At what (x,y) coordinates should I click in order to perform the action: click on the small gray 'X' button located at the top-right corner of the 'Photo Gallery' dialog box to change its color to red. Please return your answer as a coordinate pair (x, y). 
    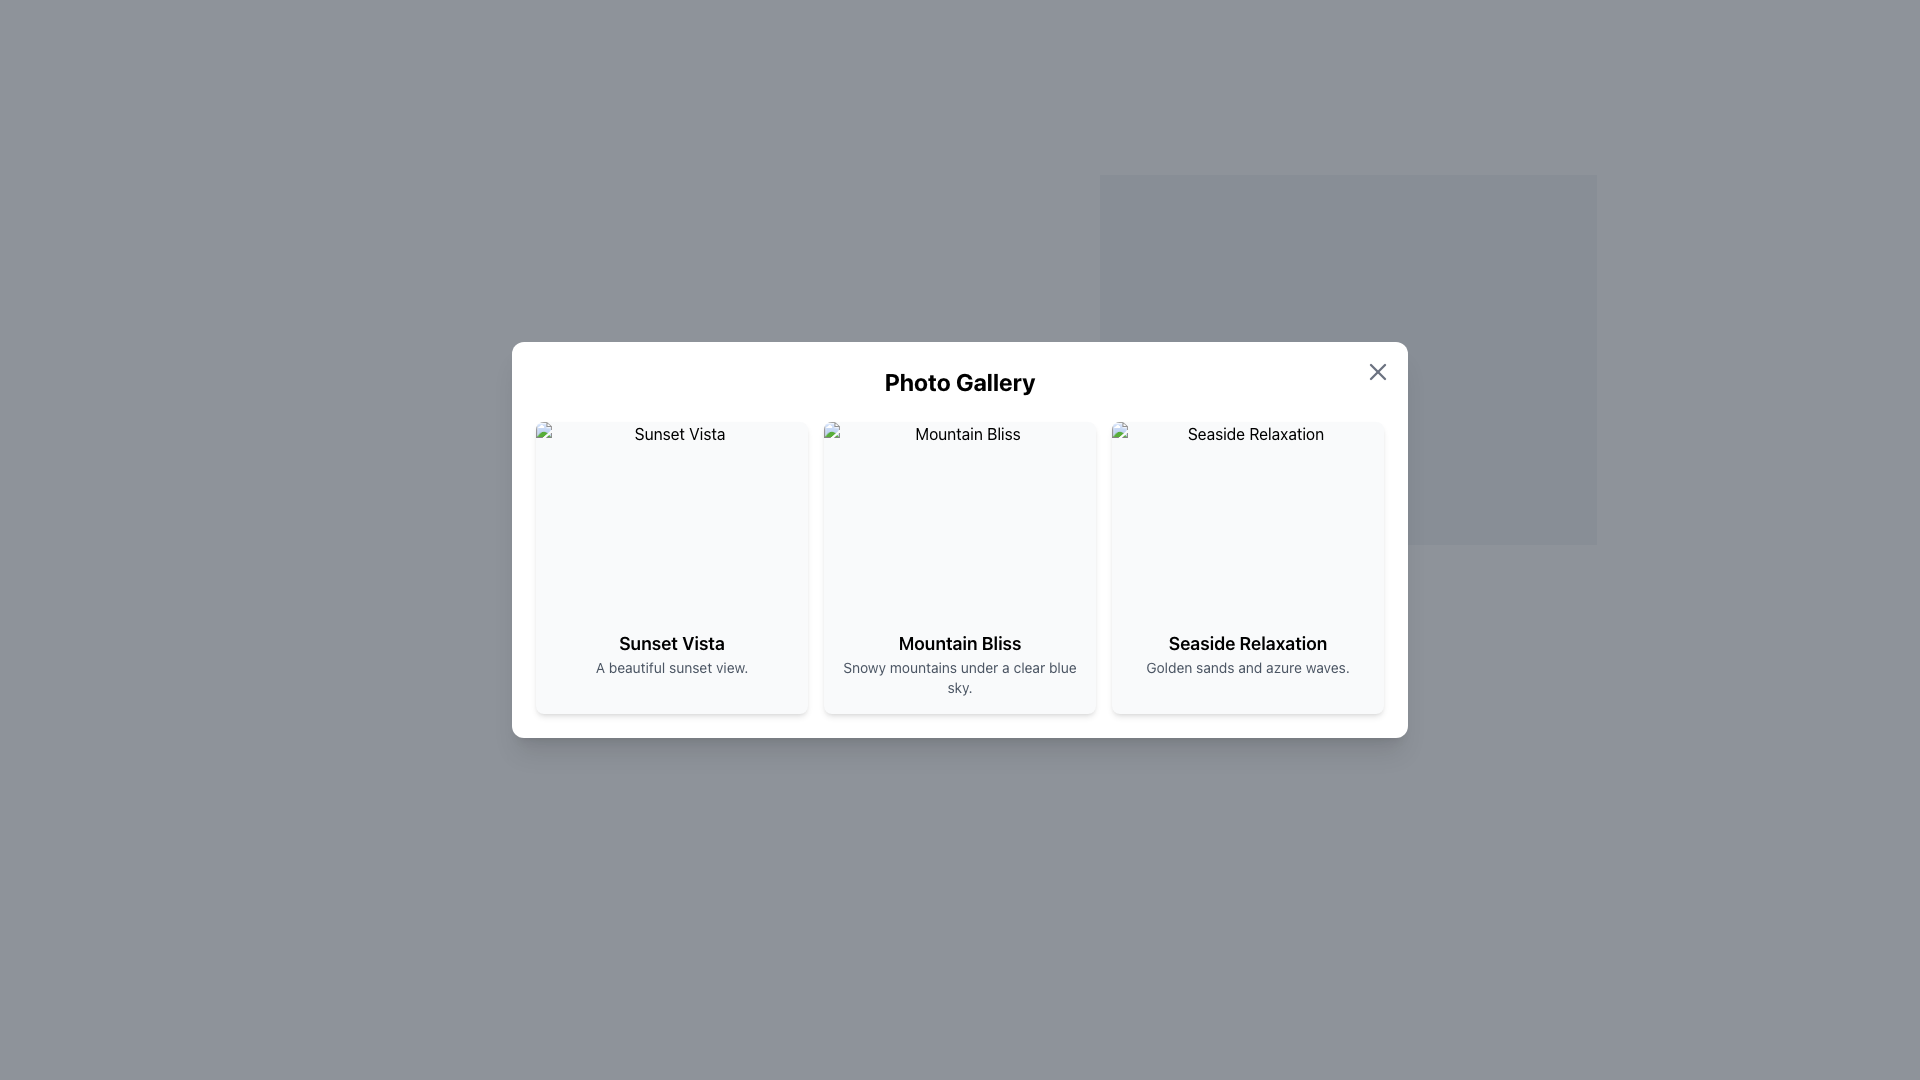
    Looking at the image, I should click on (1376, 371).